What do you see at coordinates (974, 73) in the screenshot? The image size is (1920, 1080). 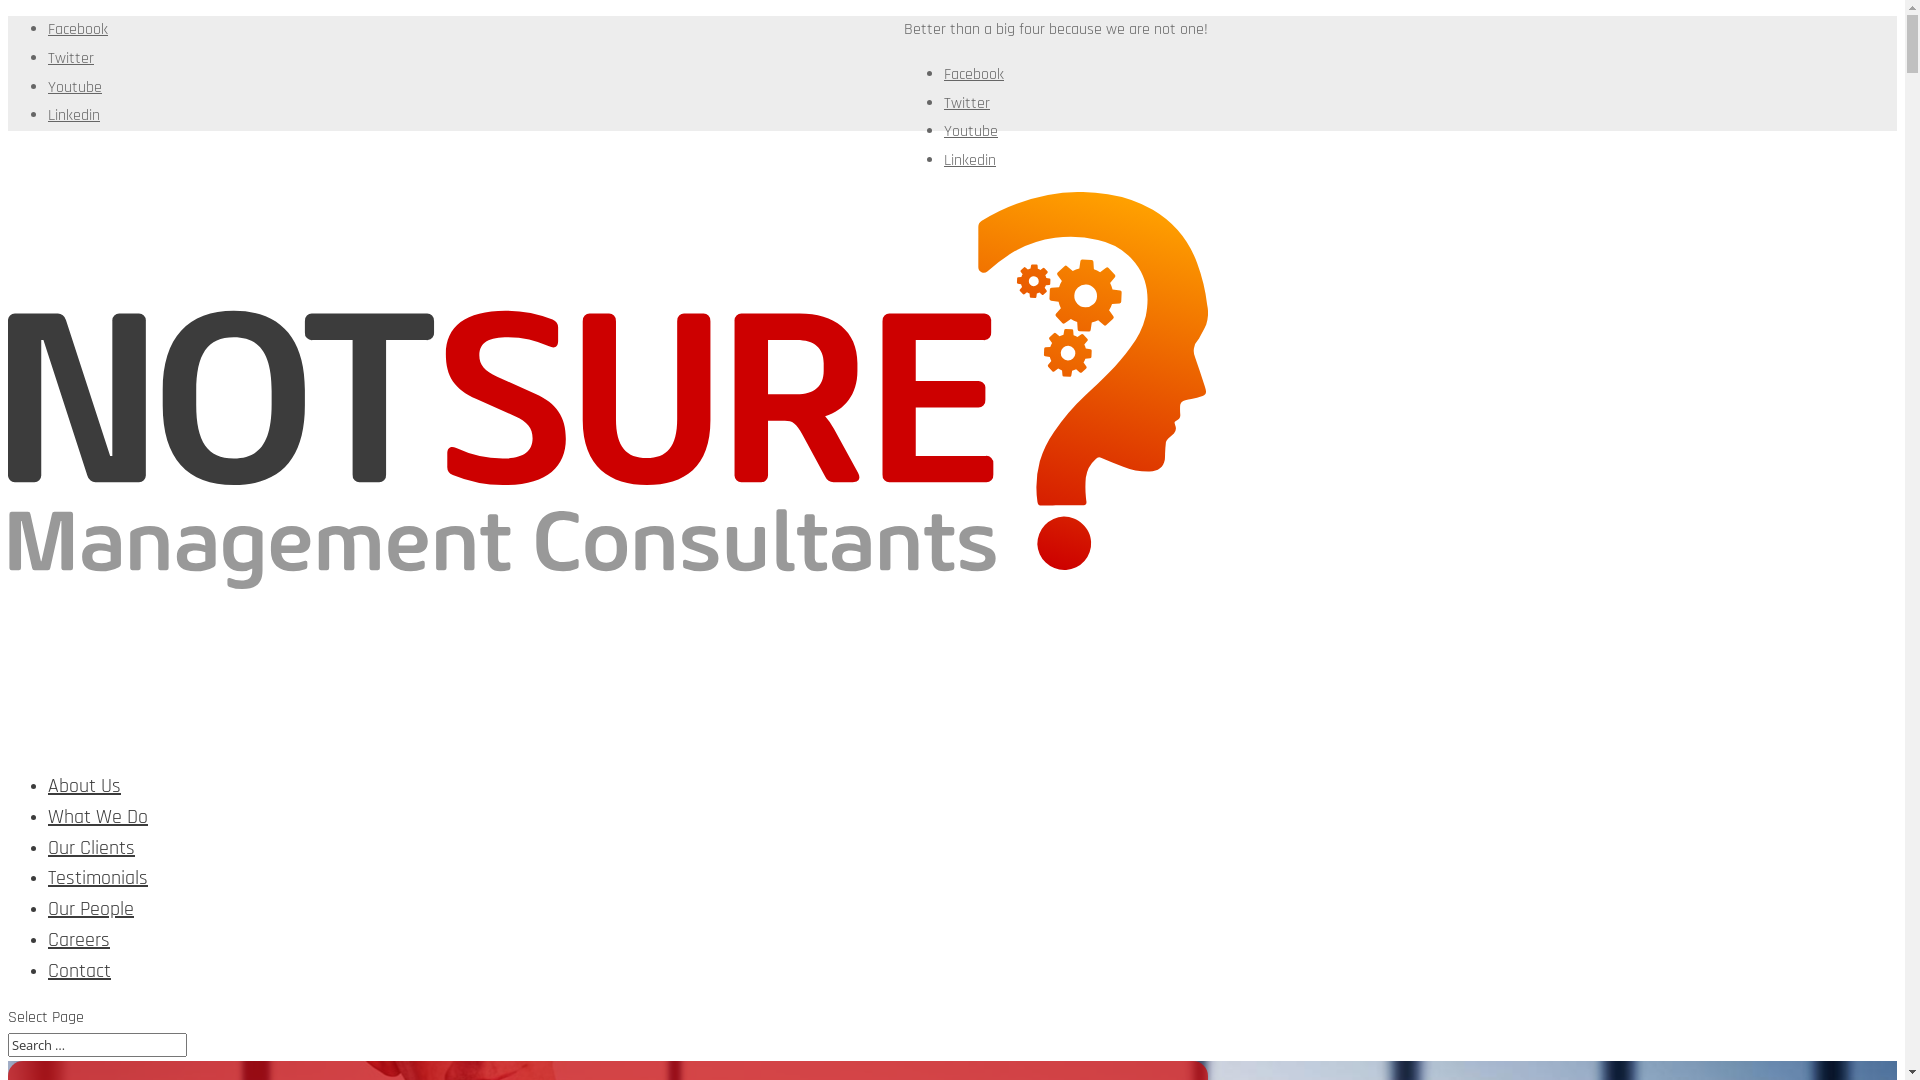 I see `'Facebook'` at bounding box center [974, 73].